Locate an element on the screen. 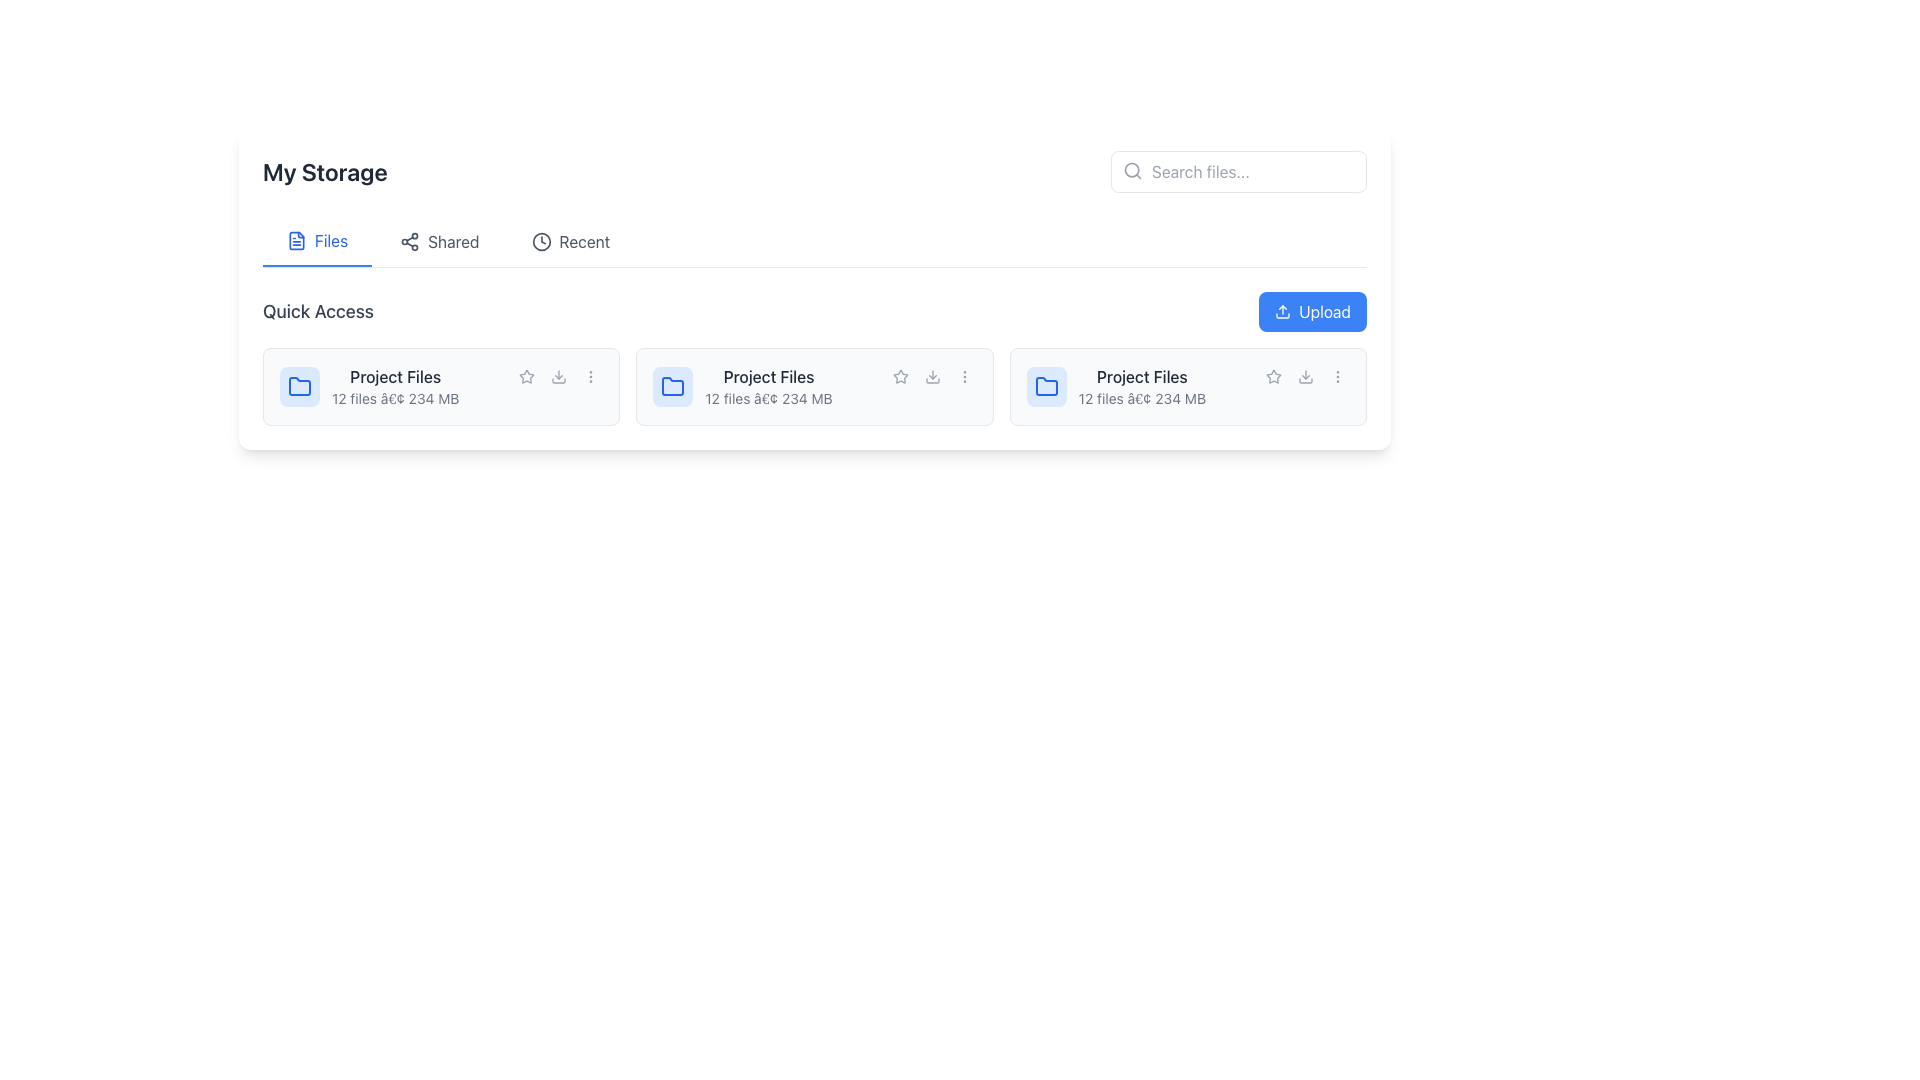 Image resolution: width=1920 pixels, height=1080 pixels. the blue folder icon located in the first 'Quick Access' card is located at coordinates (298, 386).